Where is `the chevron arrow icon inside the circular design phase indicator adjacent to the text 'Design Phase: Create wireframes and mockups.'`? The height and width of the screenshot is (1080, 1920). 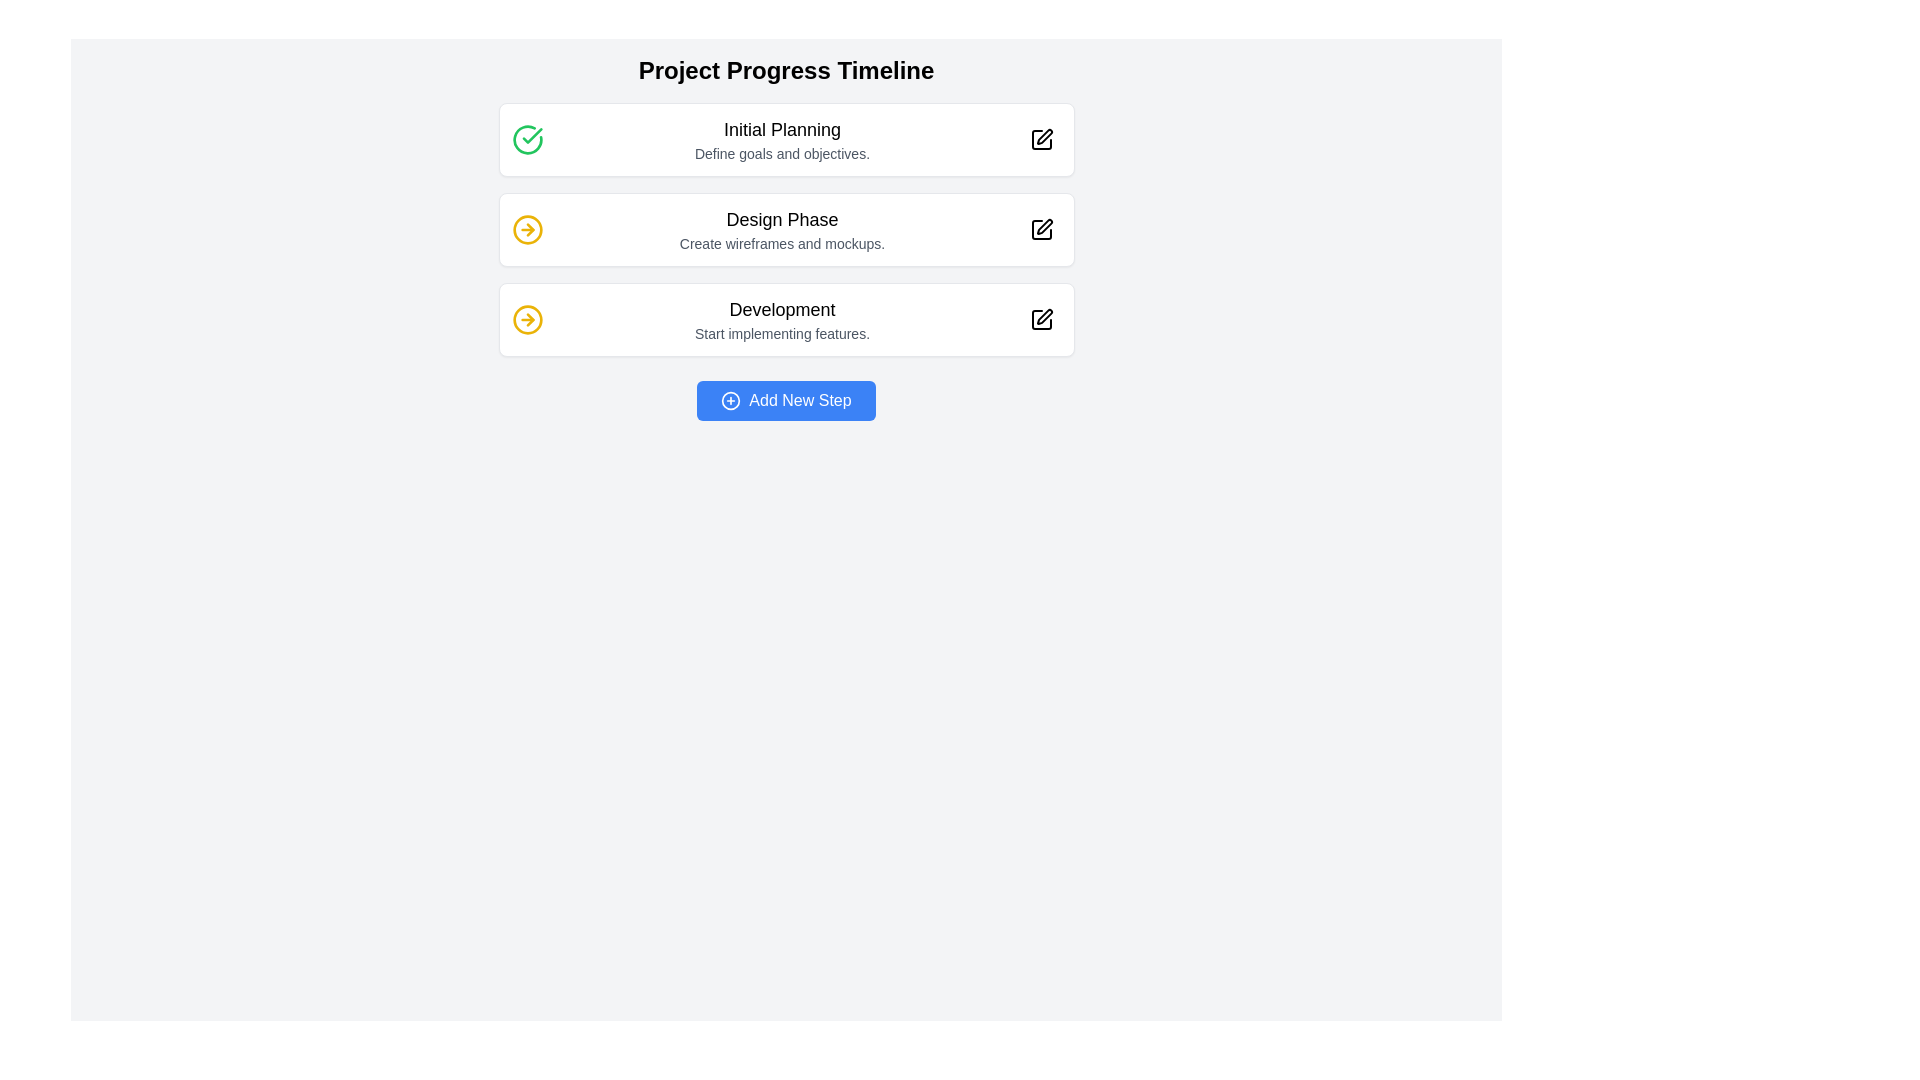
the chevron arrow icon inside the circular design phase indicator adjacent to the text 'Design Phase: Create wireframes and mockups.' is located at coordinates (530, 319).